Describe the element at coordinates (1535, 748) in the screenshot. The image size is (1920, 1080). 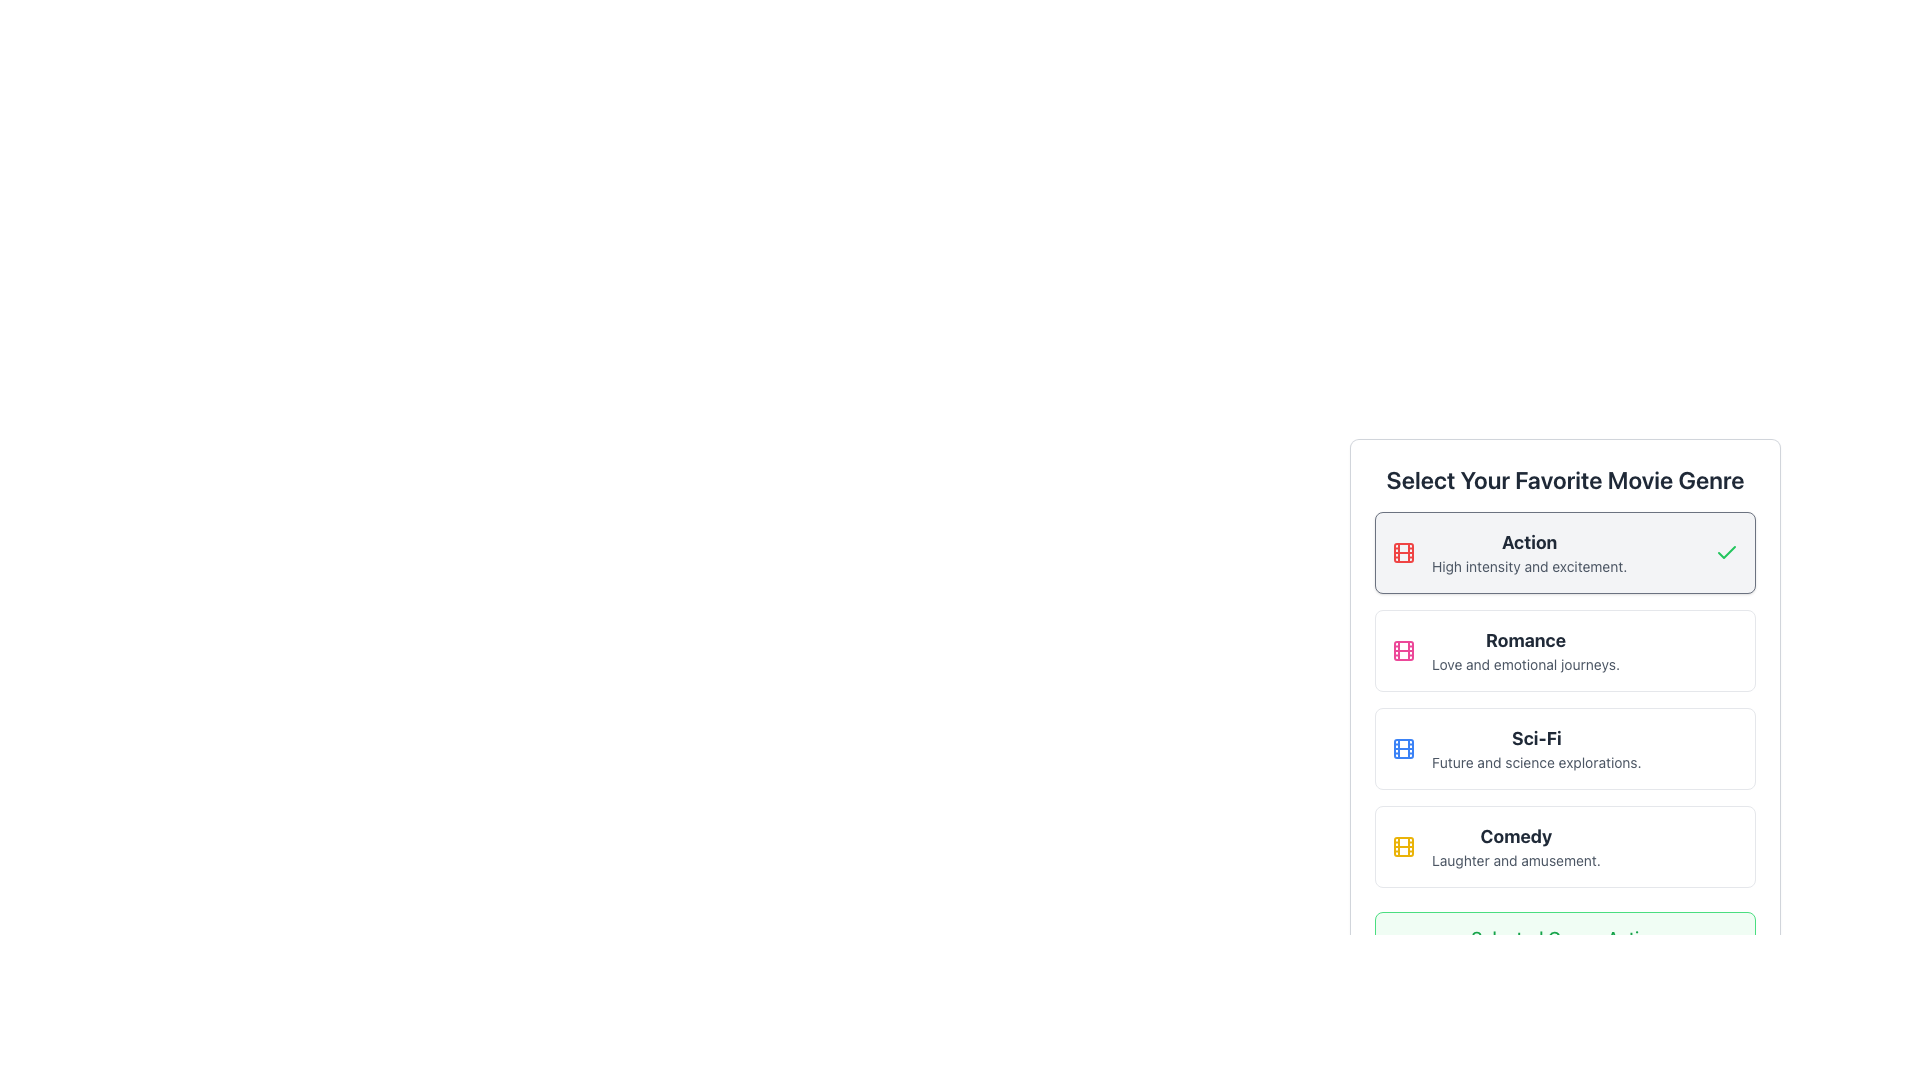
I see `the 'Sci-Fi' text block, which features a bold title and a subtitle, located in the third row of a vertical list of options between 'Romance' and 'Comedy'` at that location.